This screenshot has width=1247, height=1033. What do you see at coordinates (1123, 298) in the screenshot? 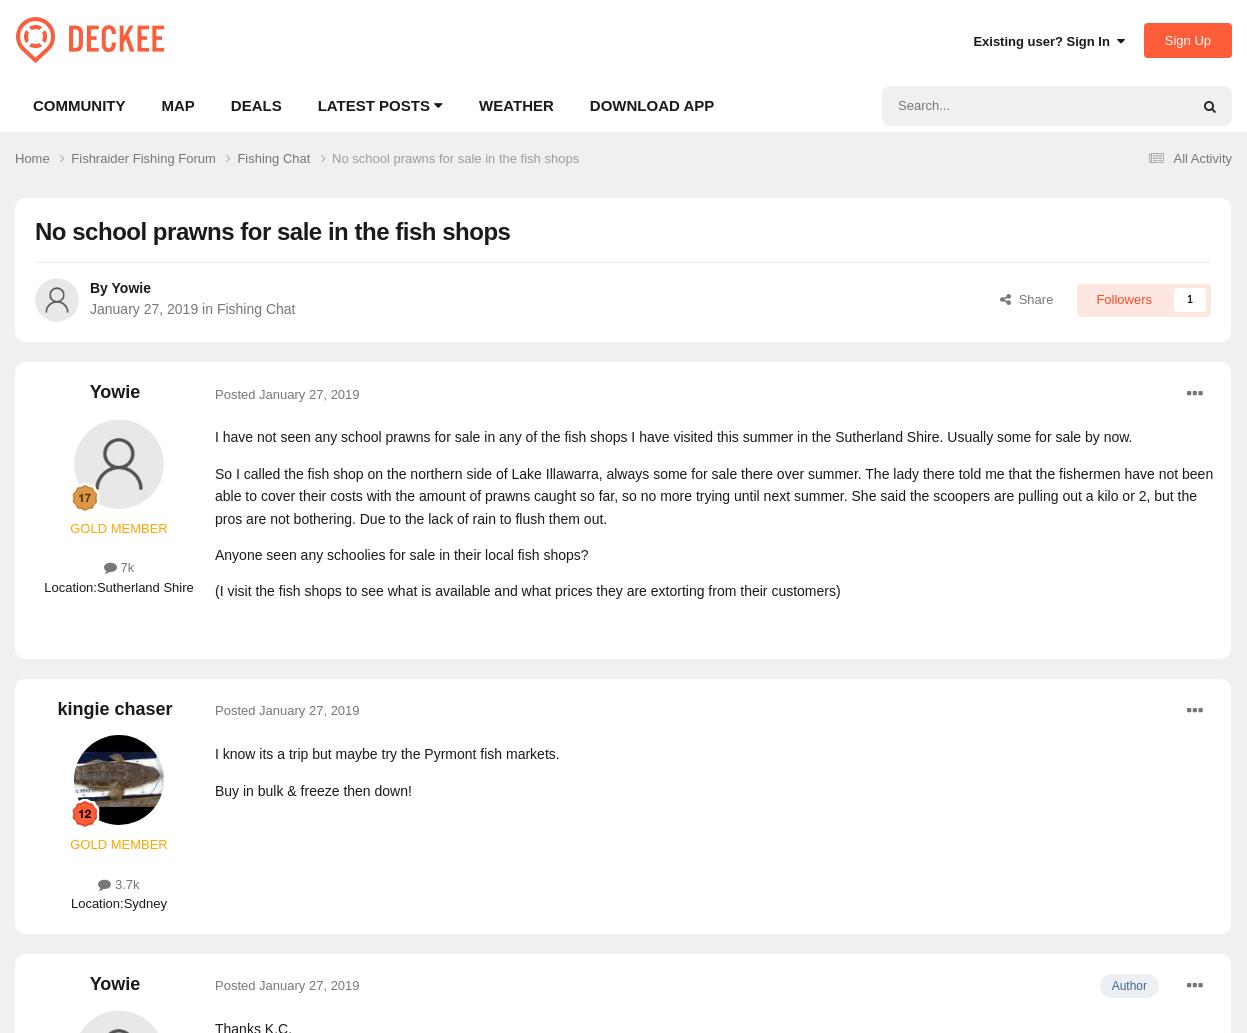
I see `'Followers'` at bounding box center [1123, 298].